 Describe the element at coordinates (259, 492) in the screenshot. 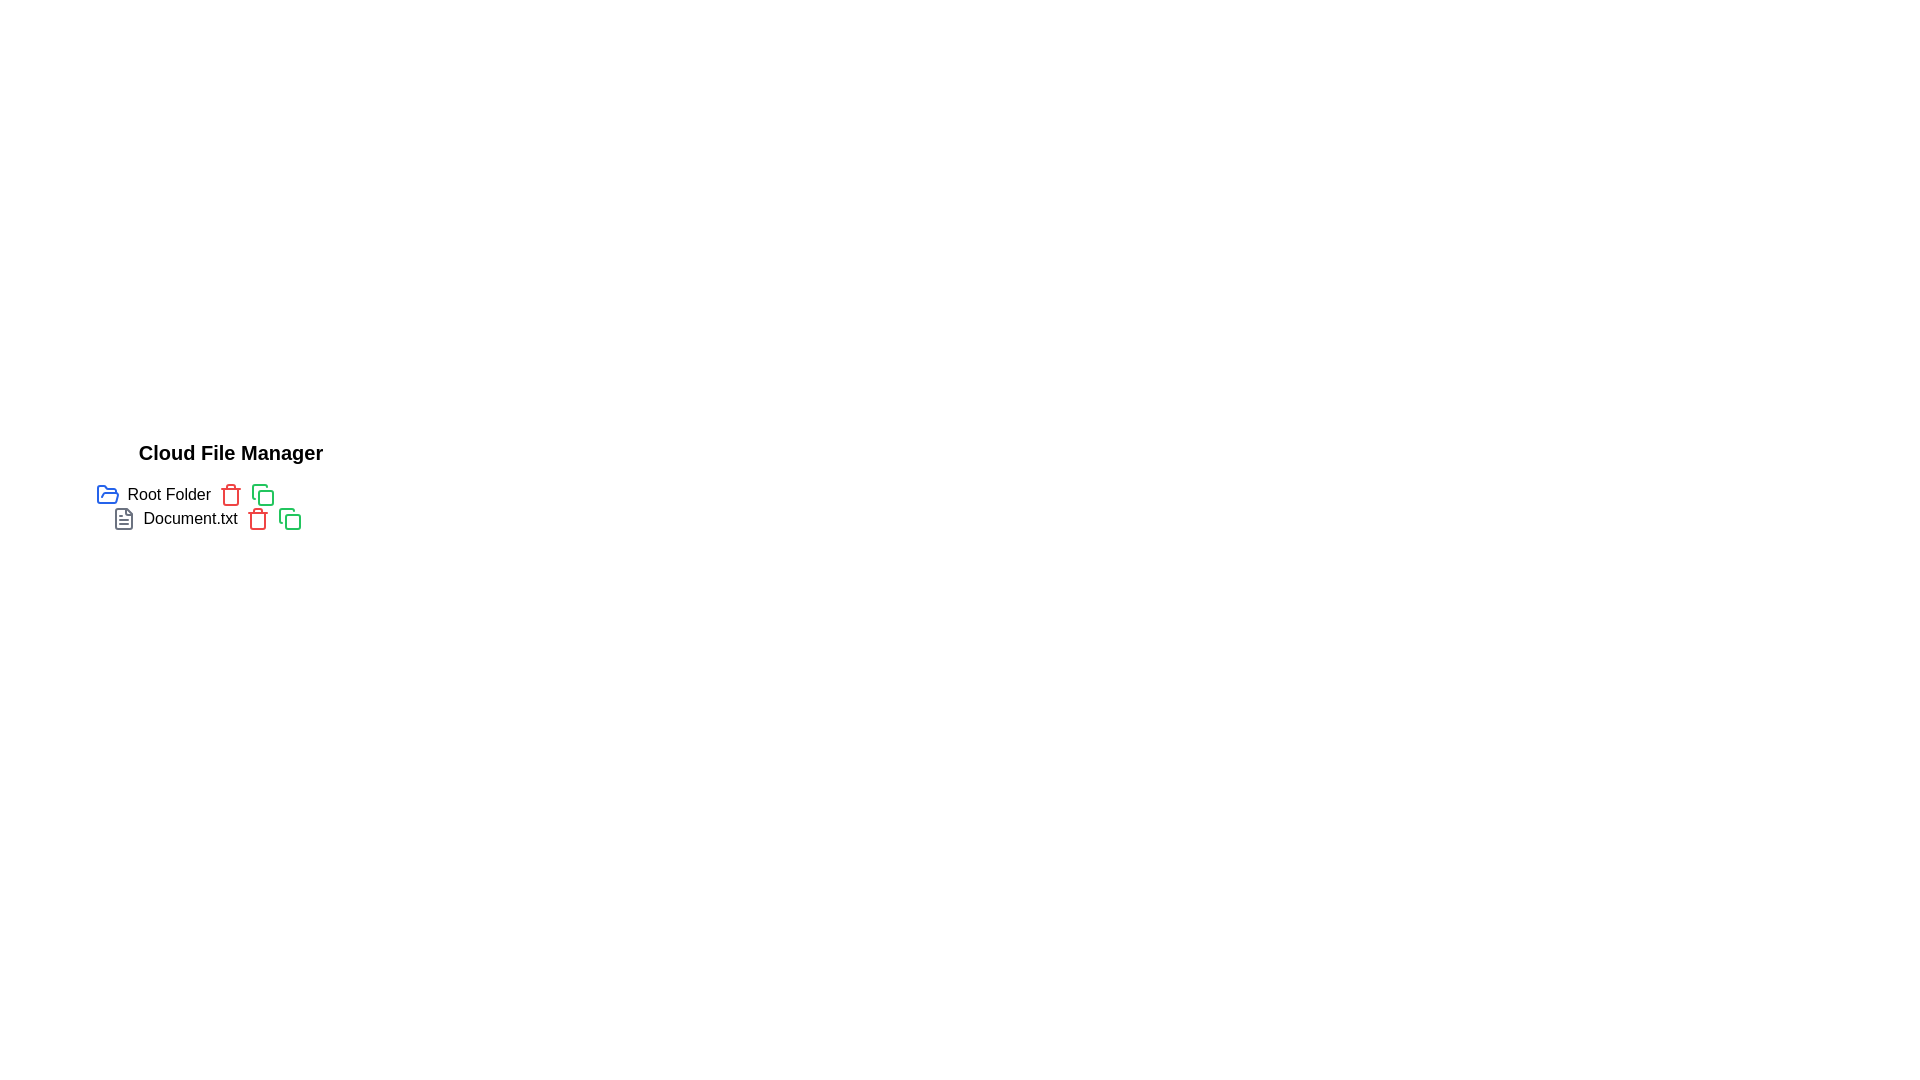

I see `the small green icon resembling a page with a folded corner, located next to the 'Document.txt' file name, to initiate the copy action` at that location.